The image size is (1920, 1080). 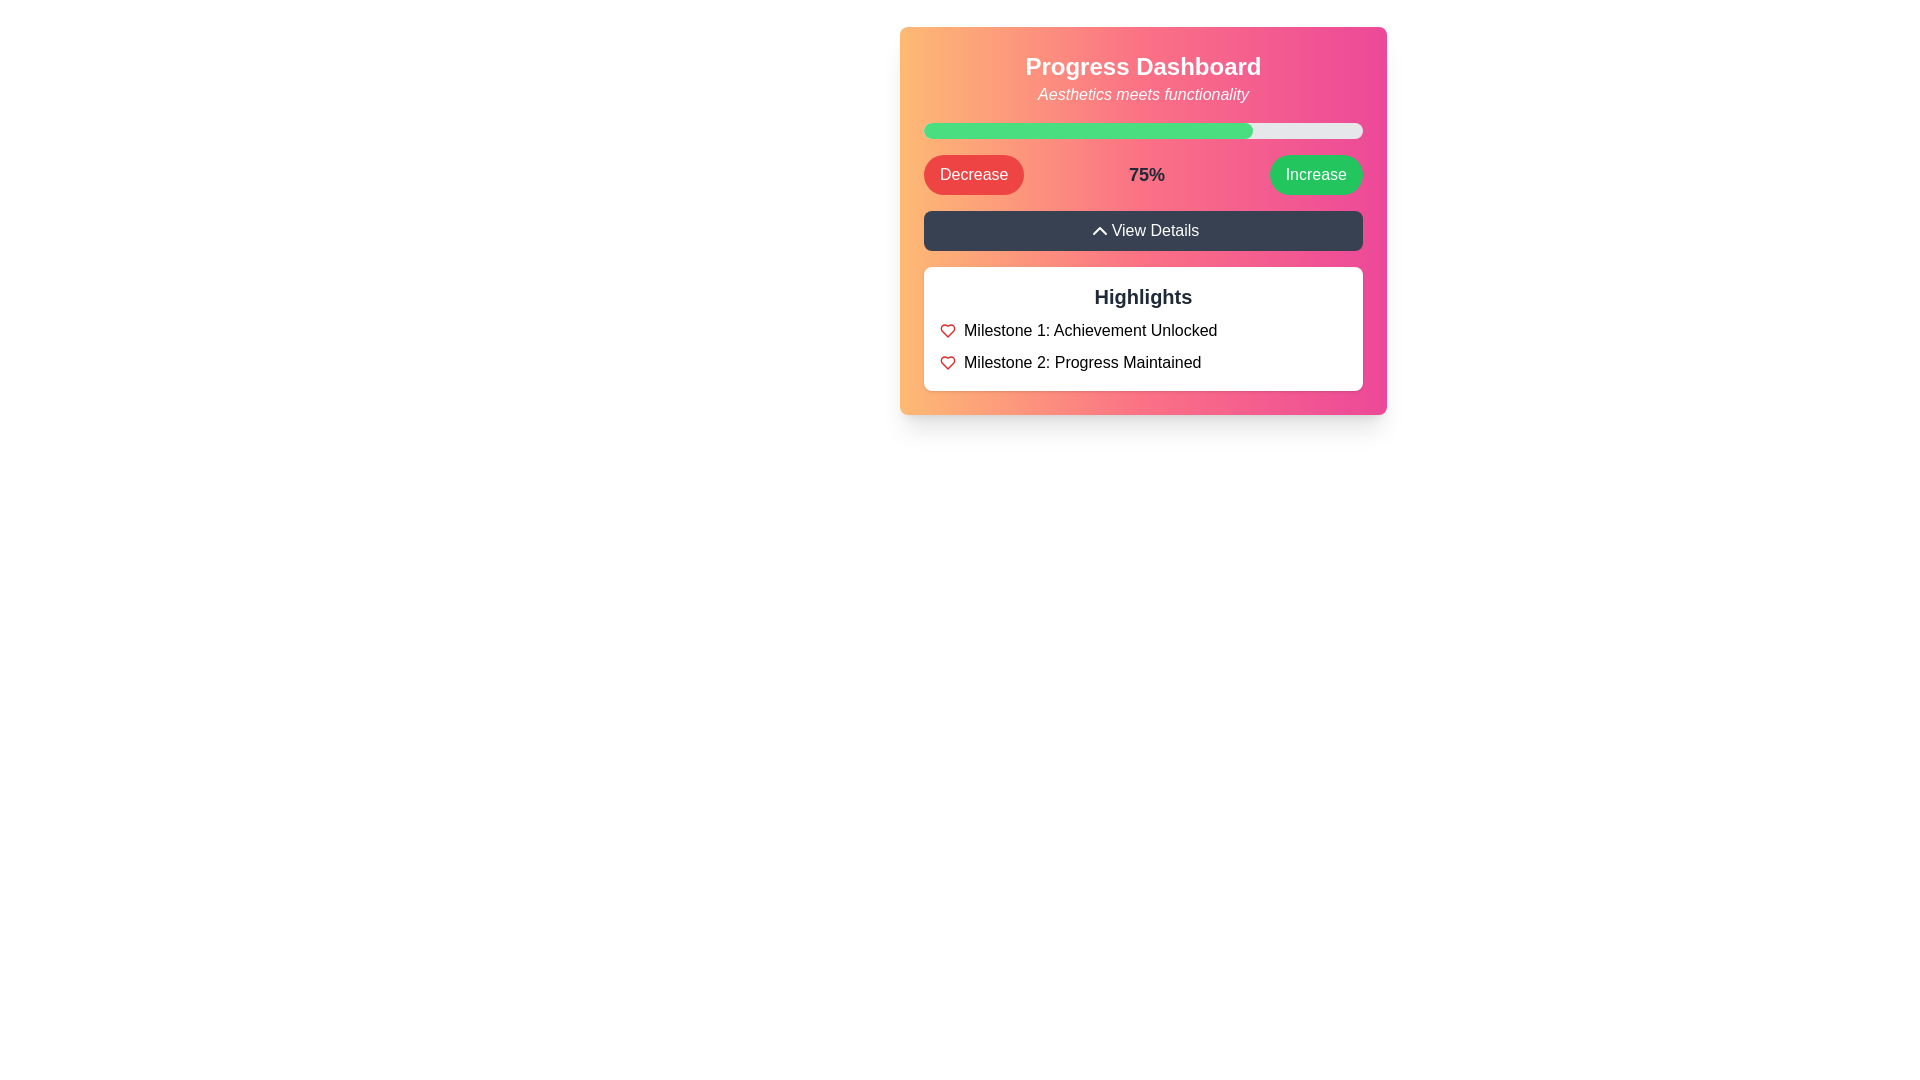 I want to click on the small upward-pointing chevron icon located at the top center of the 'View Details' button, so click(x=1098, y=230).